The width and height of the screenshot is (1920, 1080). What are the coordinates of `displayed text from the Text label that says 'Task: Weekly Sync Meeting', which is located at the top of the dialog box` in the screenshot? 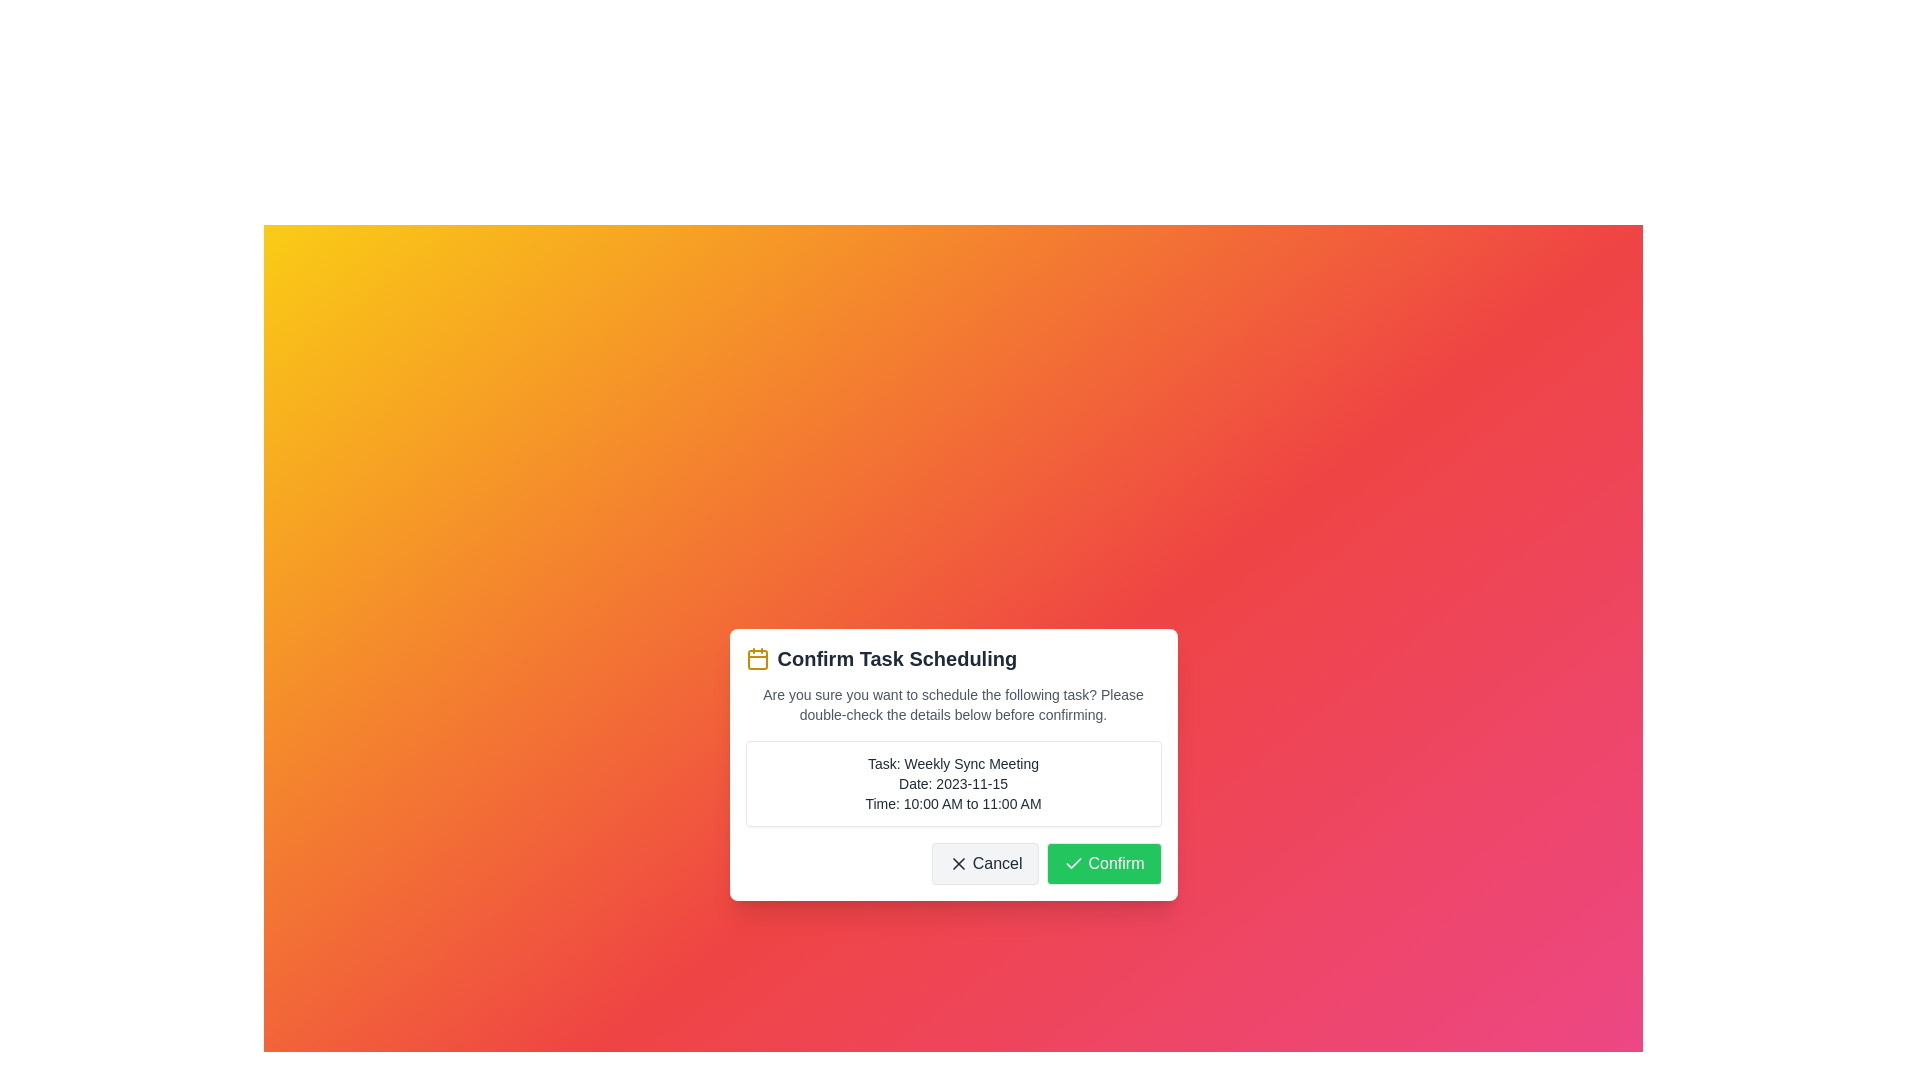 It's located at (952, 763).